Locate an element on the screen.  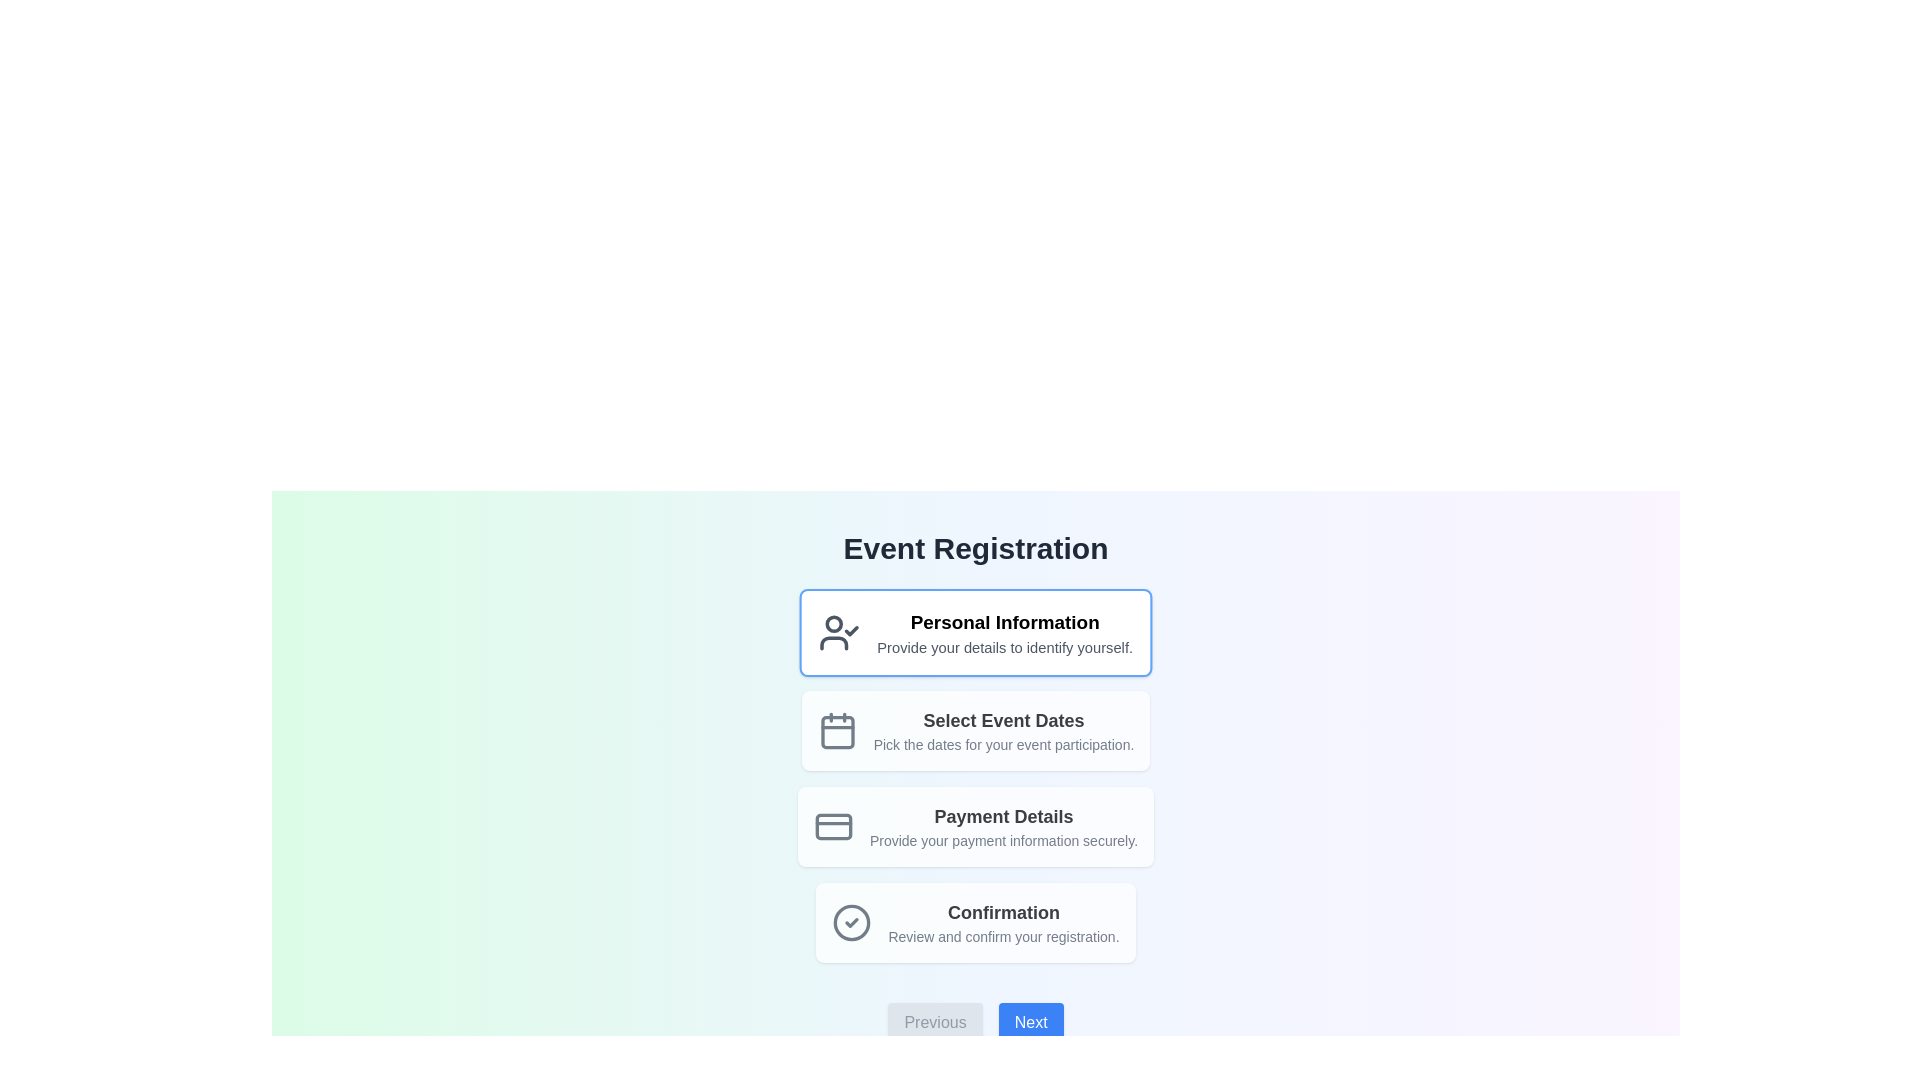
the navigation bar buttons labeled 'Previous' and 'Next' to change their visual states is located at coordinates (975, 1022).